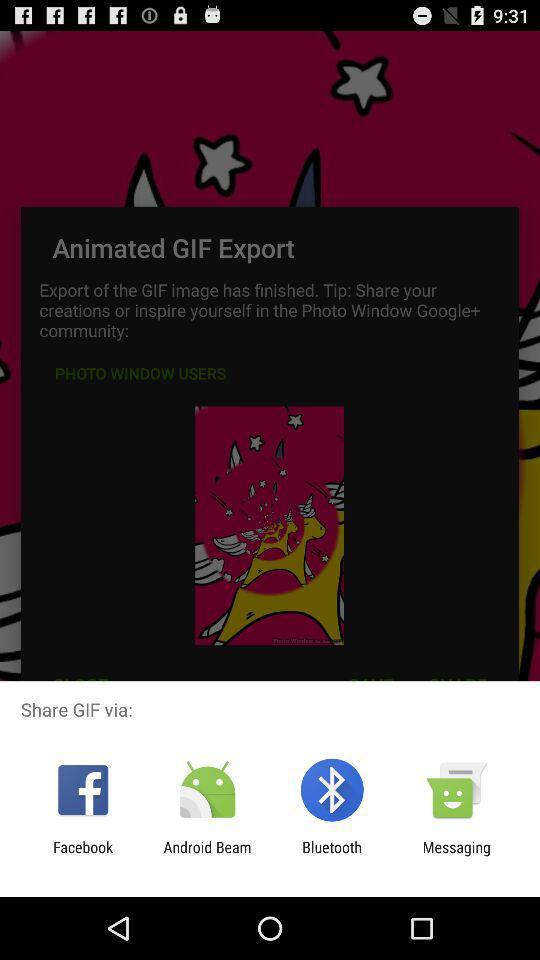 Image resolution: width=540 pixels, height=960 pixels. Describe the element at coordinates (456, 855) in the screenshot. I see `icon next to the bluetooth app` at that location.